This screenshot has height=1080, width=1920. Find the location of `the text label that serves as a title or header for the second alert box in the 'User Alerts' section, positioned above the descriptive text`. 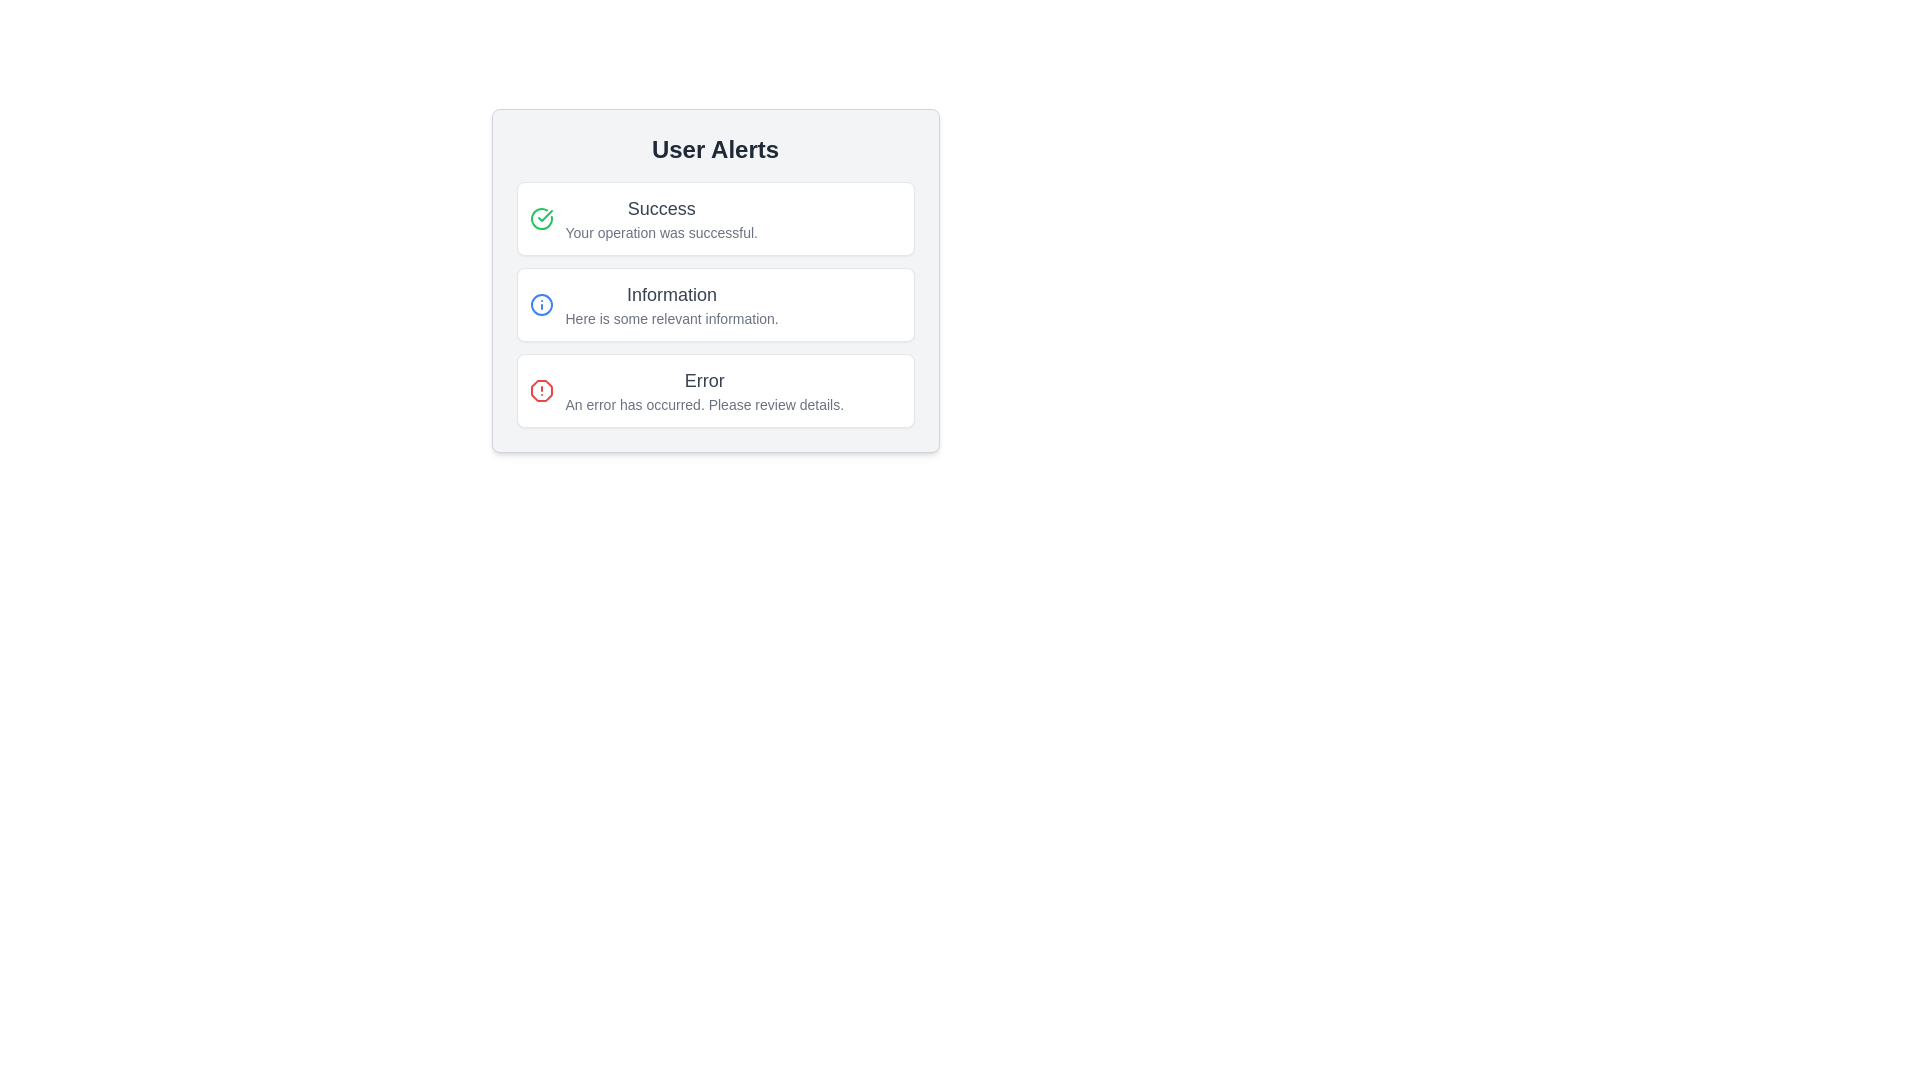

the text label that serves as a title or header for the second alert box in the 'User Alerts' section, positioned above the descriptive text is located at coordinates (672, 294).